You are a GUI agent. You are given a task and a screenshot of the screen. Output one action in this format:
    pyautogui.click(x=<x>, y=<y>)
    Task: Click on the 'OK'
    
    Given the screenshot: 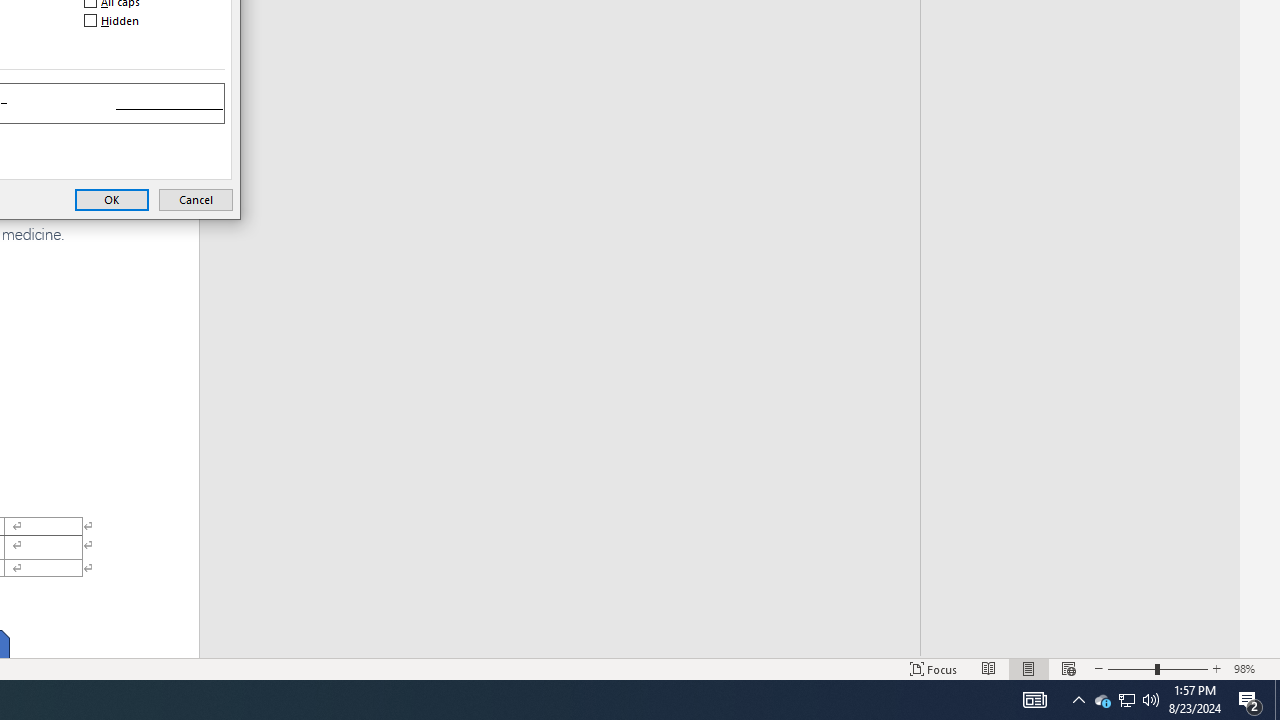 What is the action you would take?
    pyautogui.click(x=111, y=199)
    